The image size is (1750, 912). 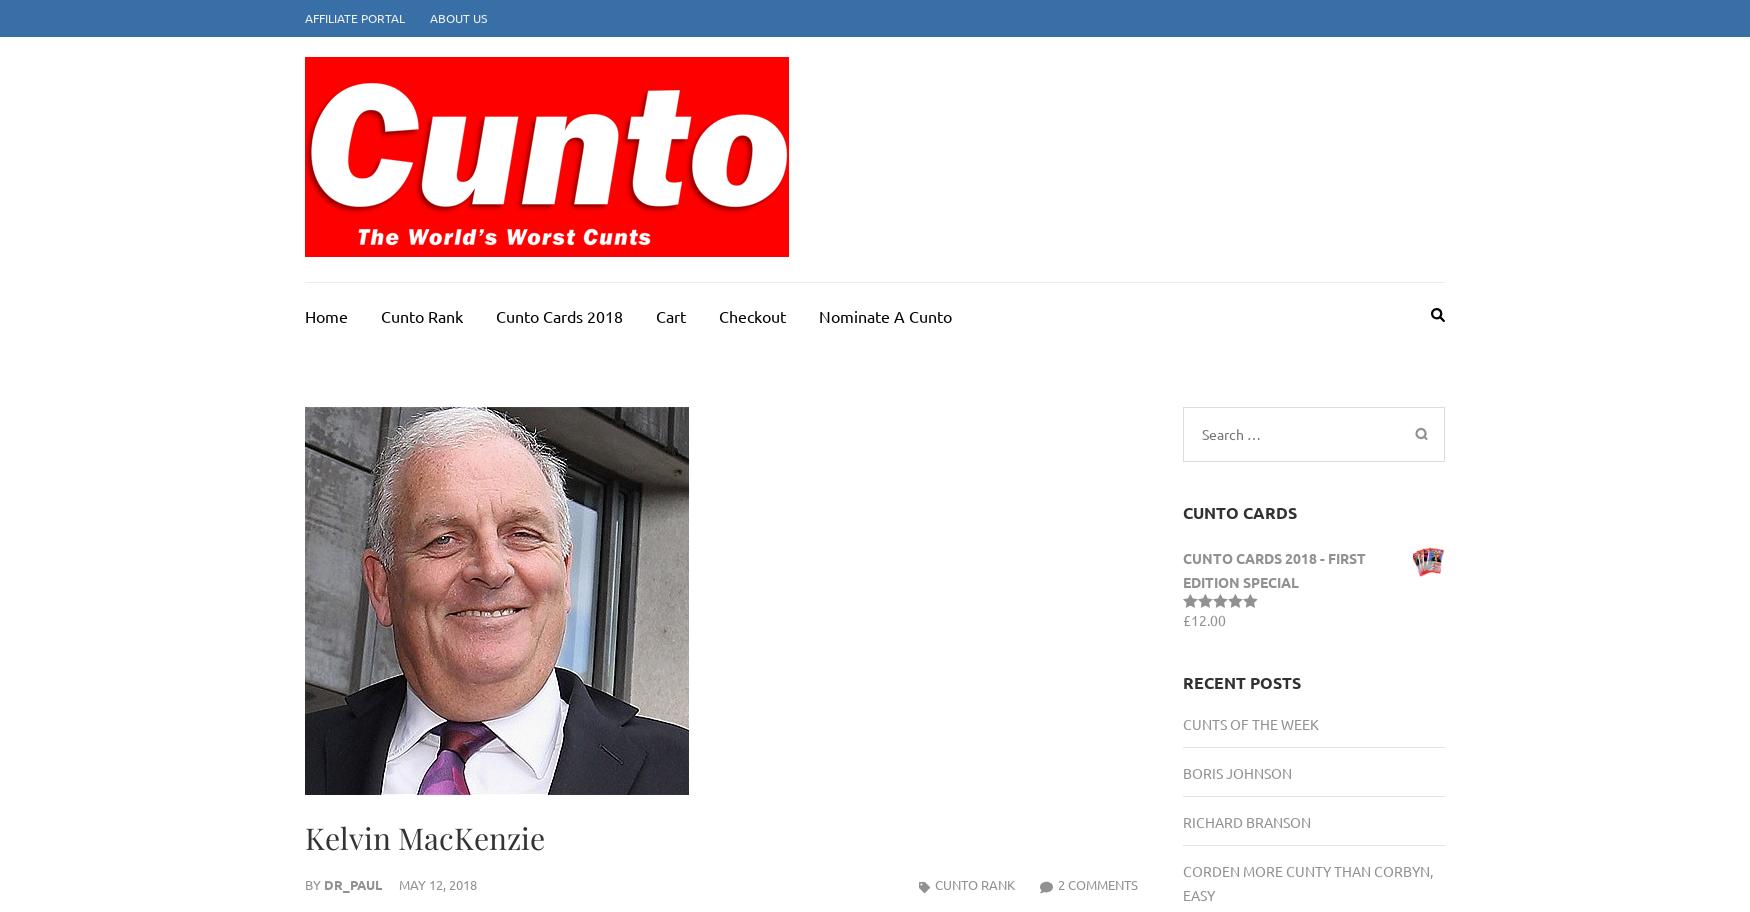 What do you see at coordinates (1246, 820) in the screenshot?
I see `'Richard Branson'` at bounding box center [1246, 820].